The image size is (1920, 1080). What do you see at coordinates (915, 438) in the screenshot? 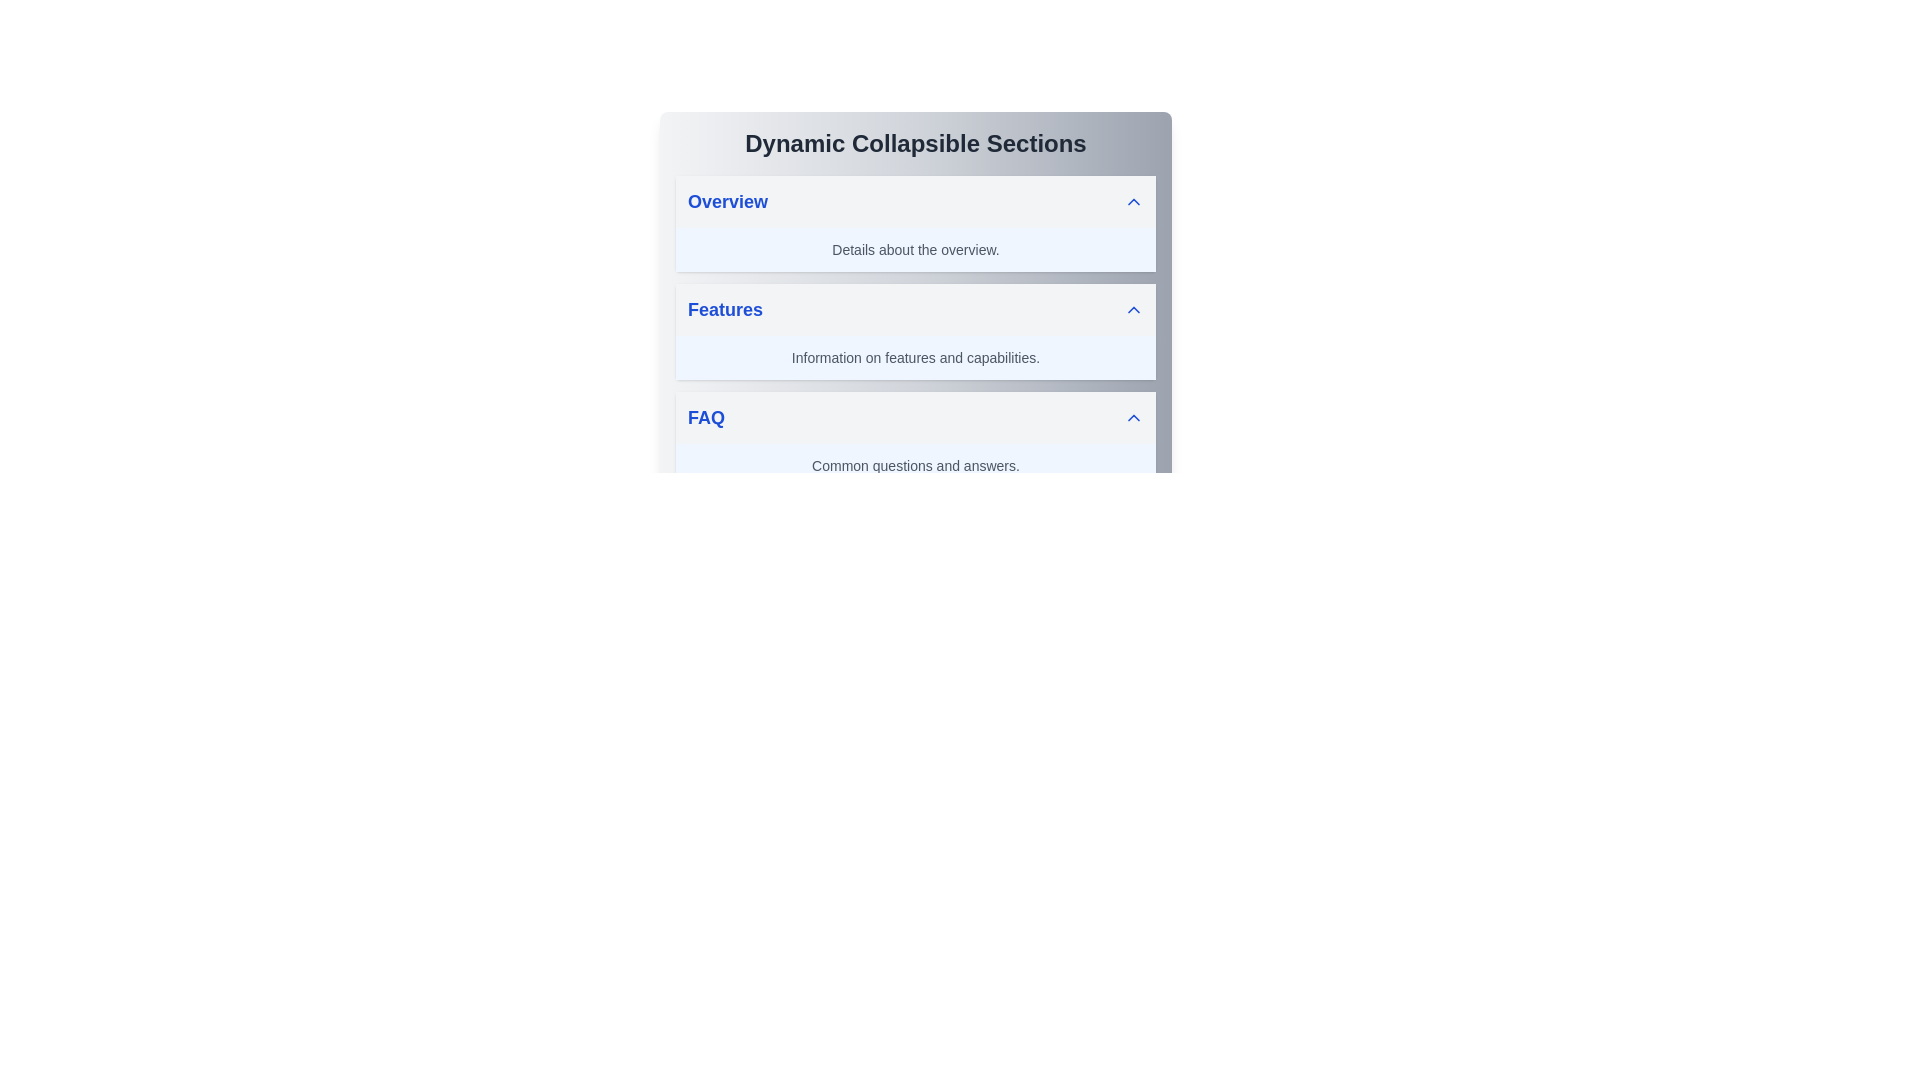
I see `the third collapsible section labeled 'FAQ' with an upward-pointing arrow icon using the keyboard` at bounding box center [915, 438].